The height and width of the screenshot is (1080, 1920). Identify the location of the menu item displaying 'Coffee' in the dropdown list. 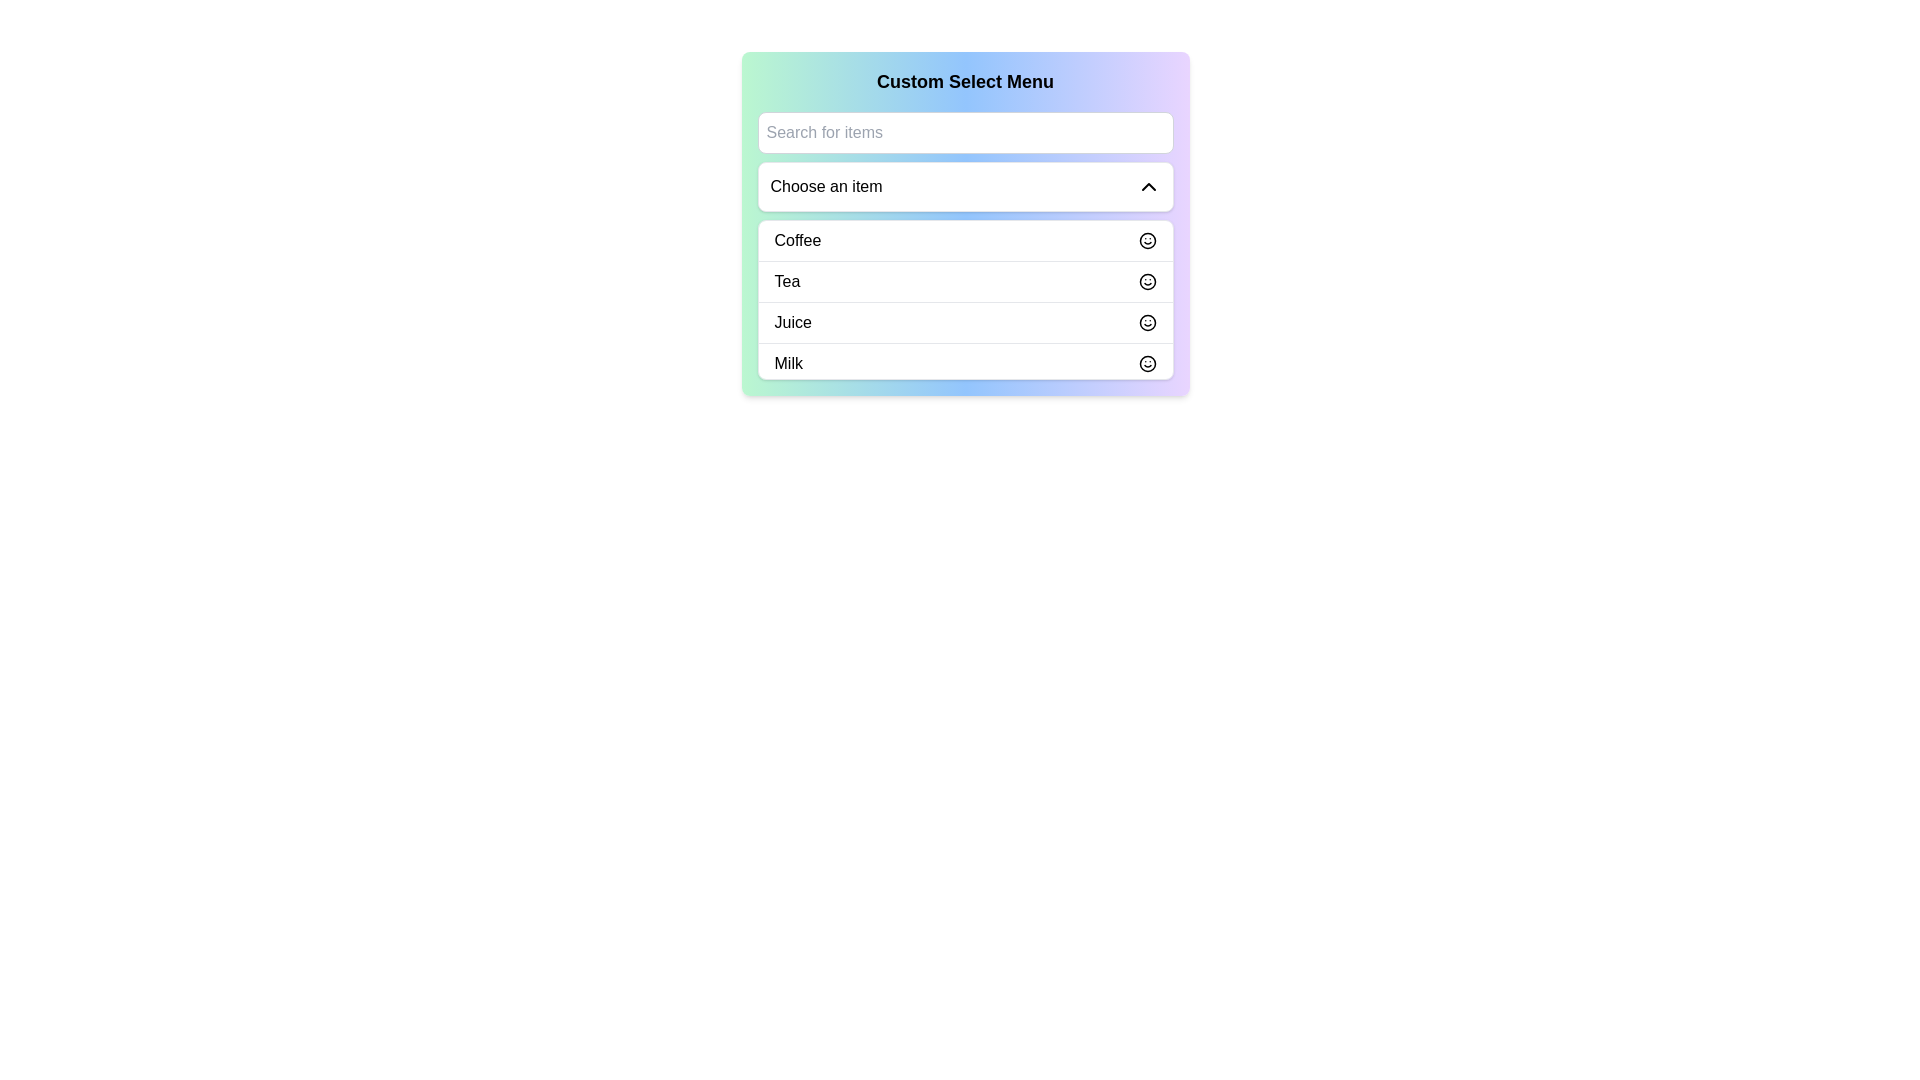
(796, 239).